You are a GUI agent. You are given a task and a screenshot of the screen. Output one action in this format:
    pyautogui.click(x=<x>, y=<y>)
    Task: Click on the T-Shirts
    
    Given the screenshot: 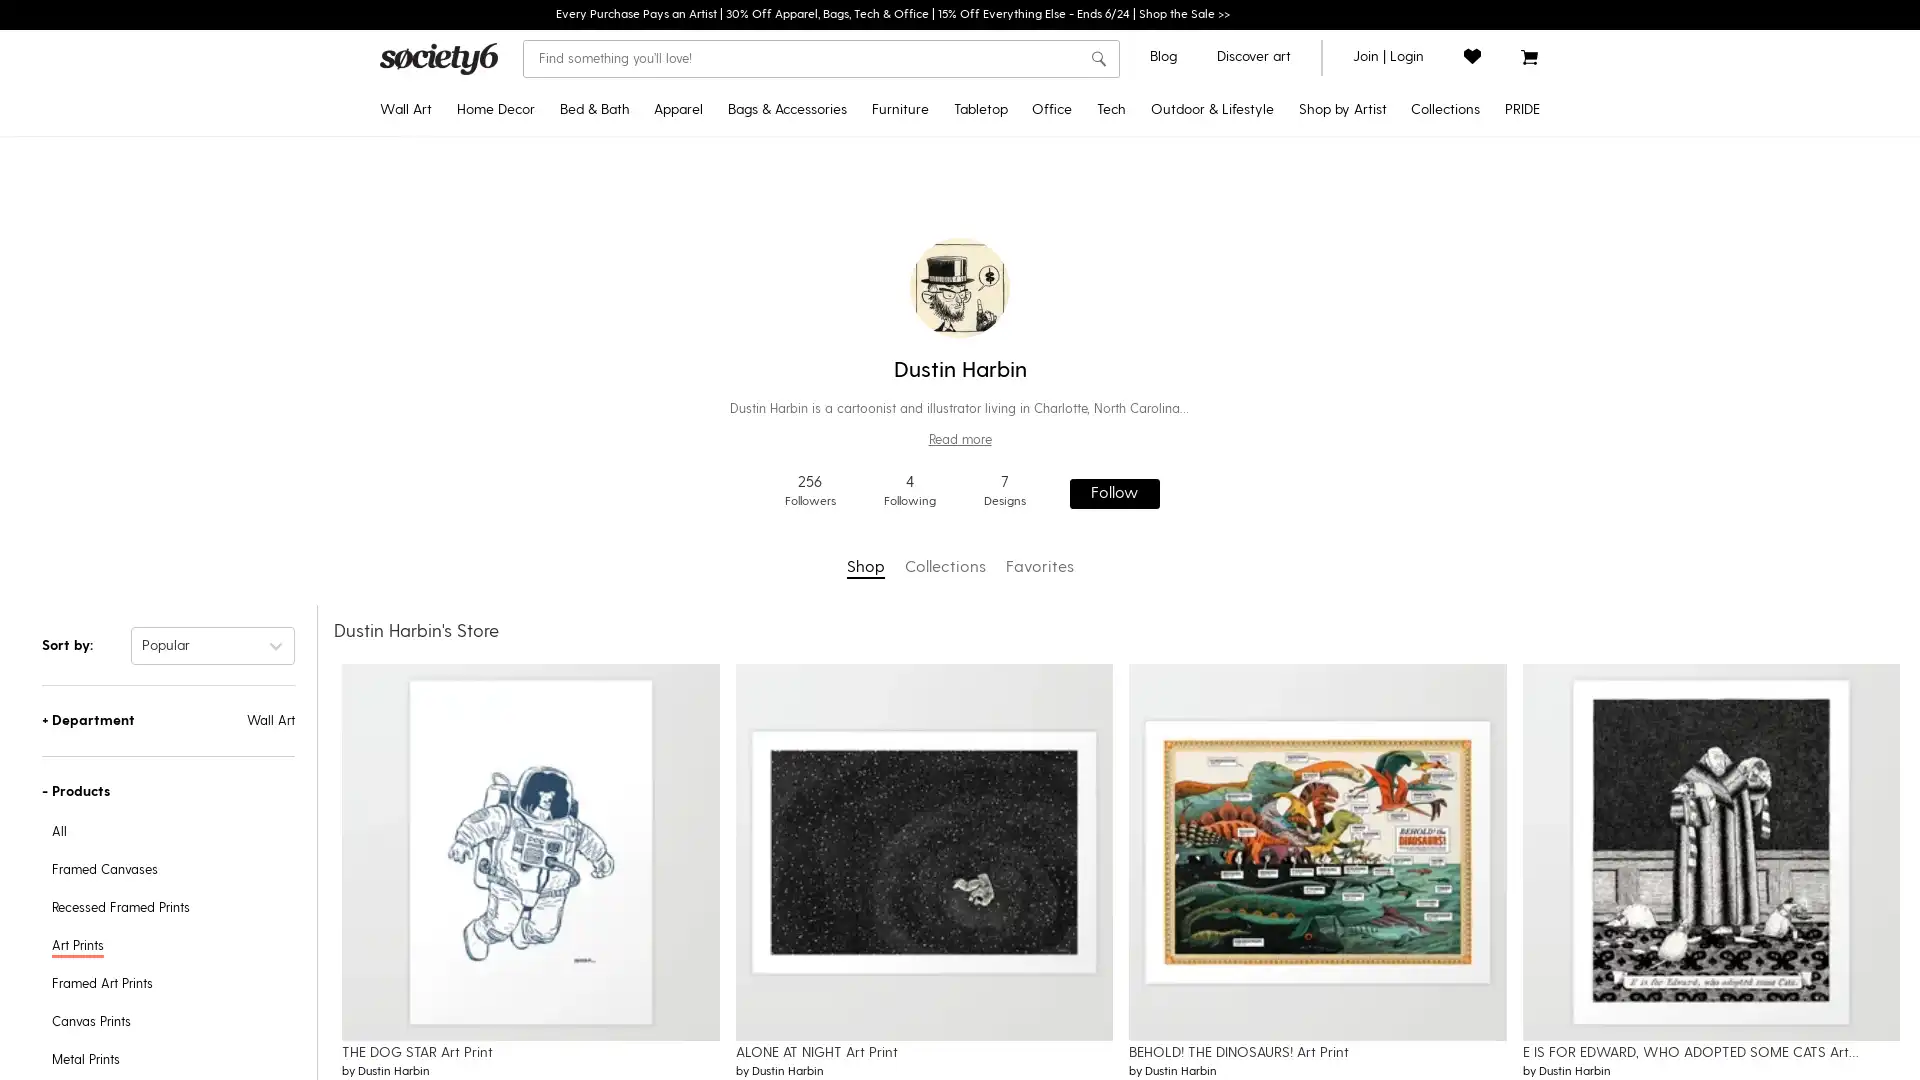 What is the action you would take?
    pyautogui.click(x=741, y=160)
    